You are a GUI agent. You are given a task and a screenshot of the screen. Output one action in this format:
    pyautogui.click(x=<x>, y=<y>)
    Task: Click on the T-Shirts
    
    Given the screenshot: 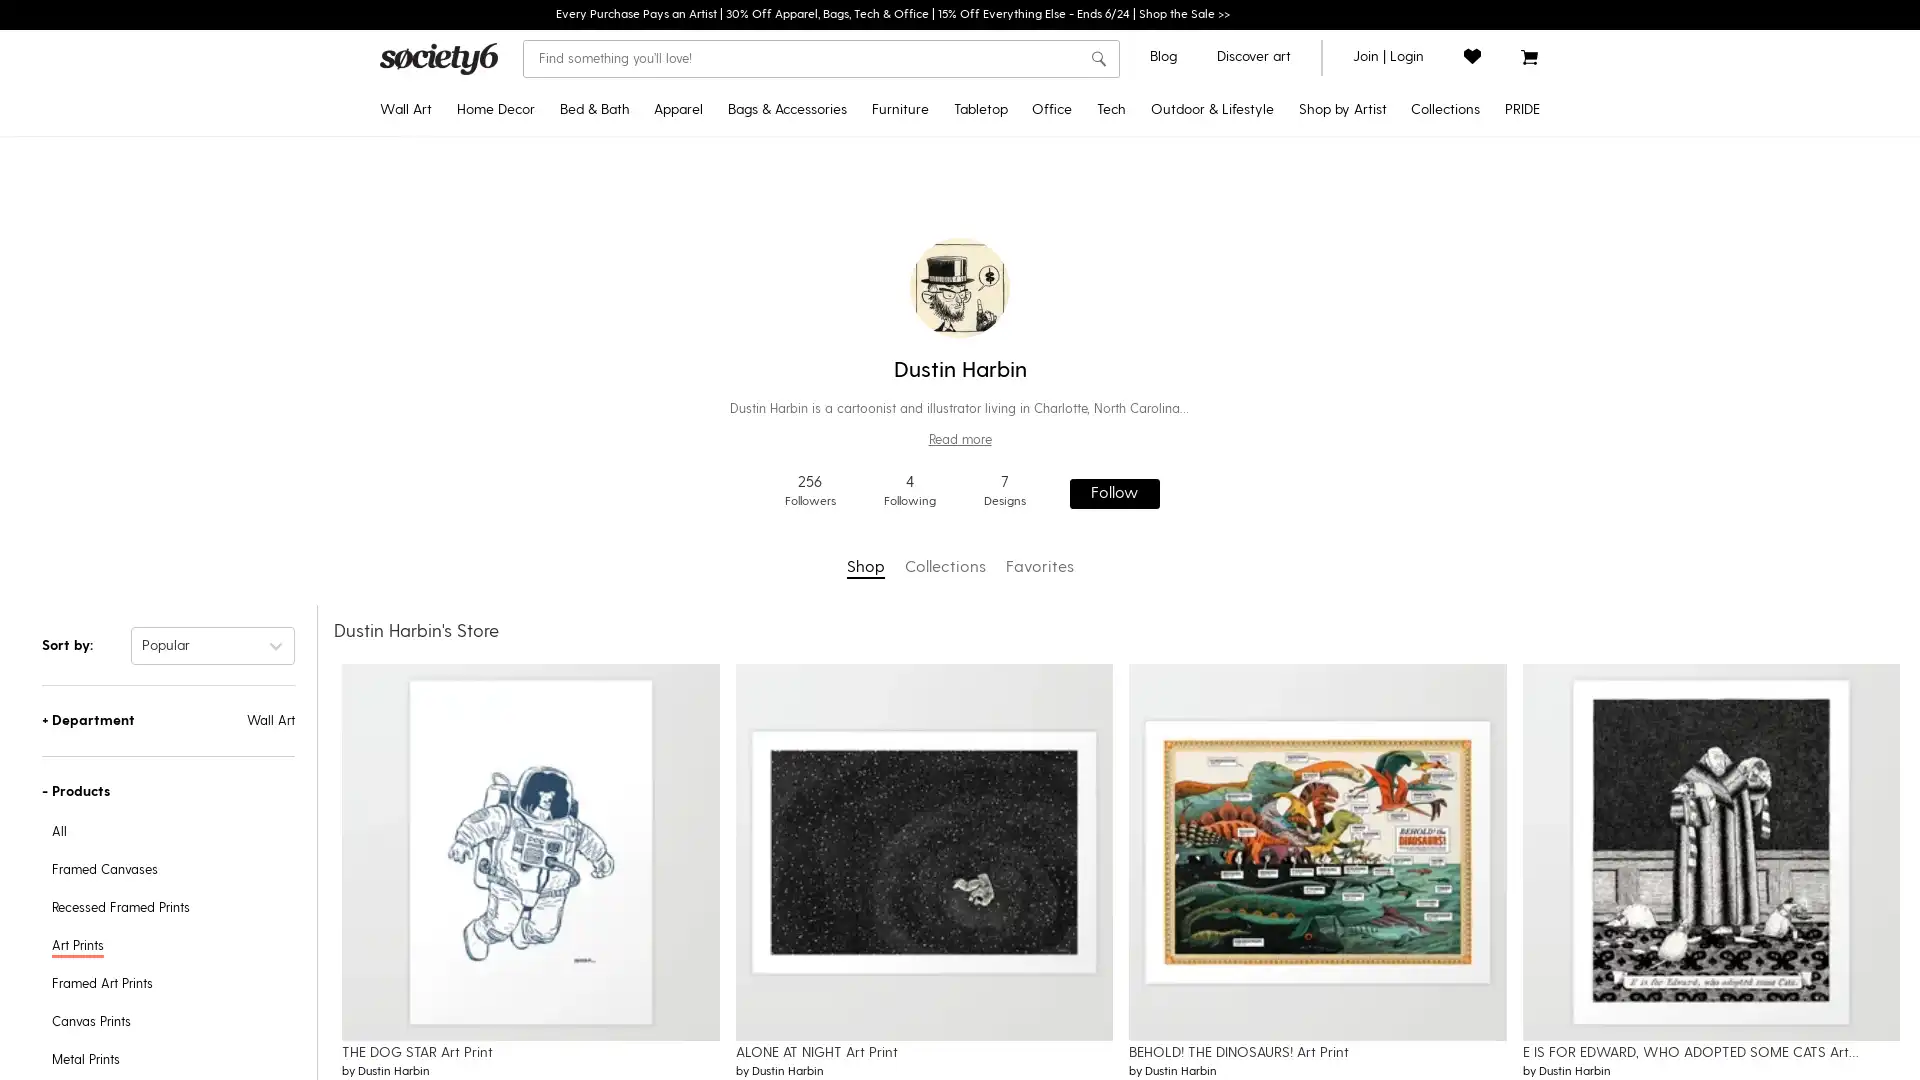 What is the action you would take?
    pyautogui.click(x=741, y=160)
    